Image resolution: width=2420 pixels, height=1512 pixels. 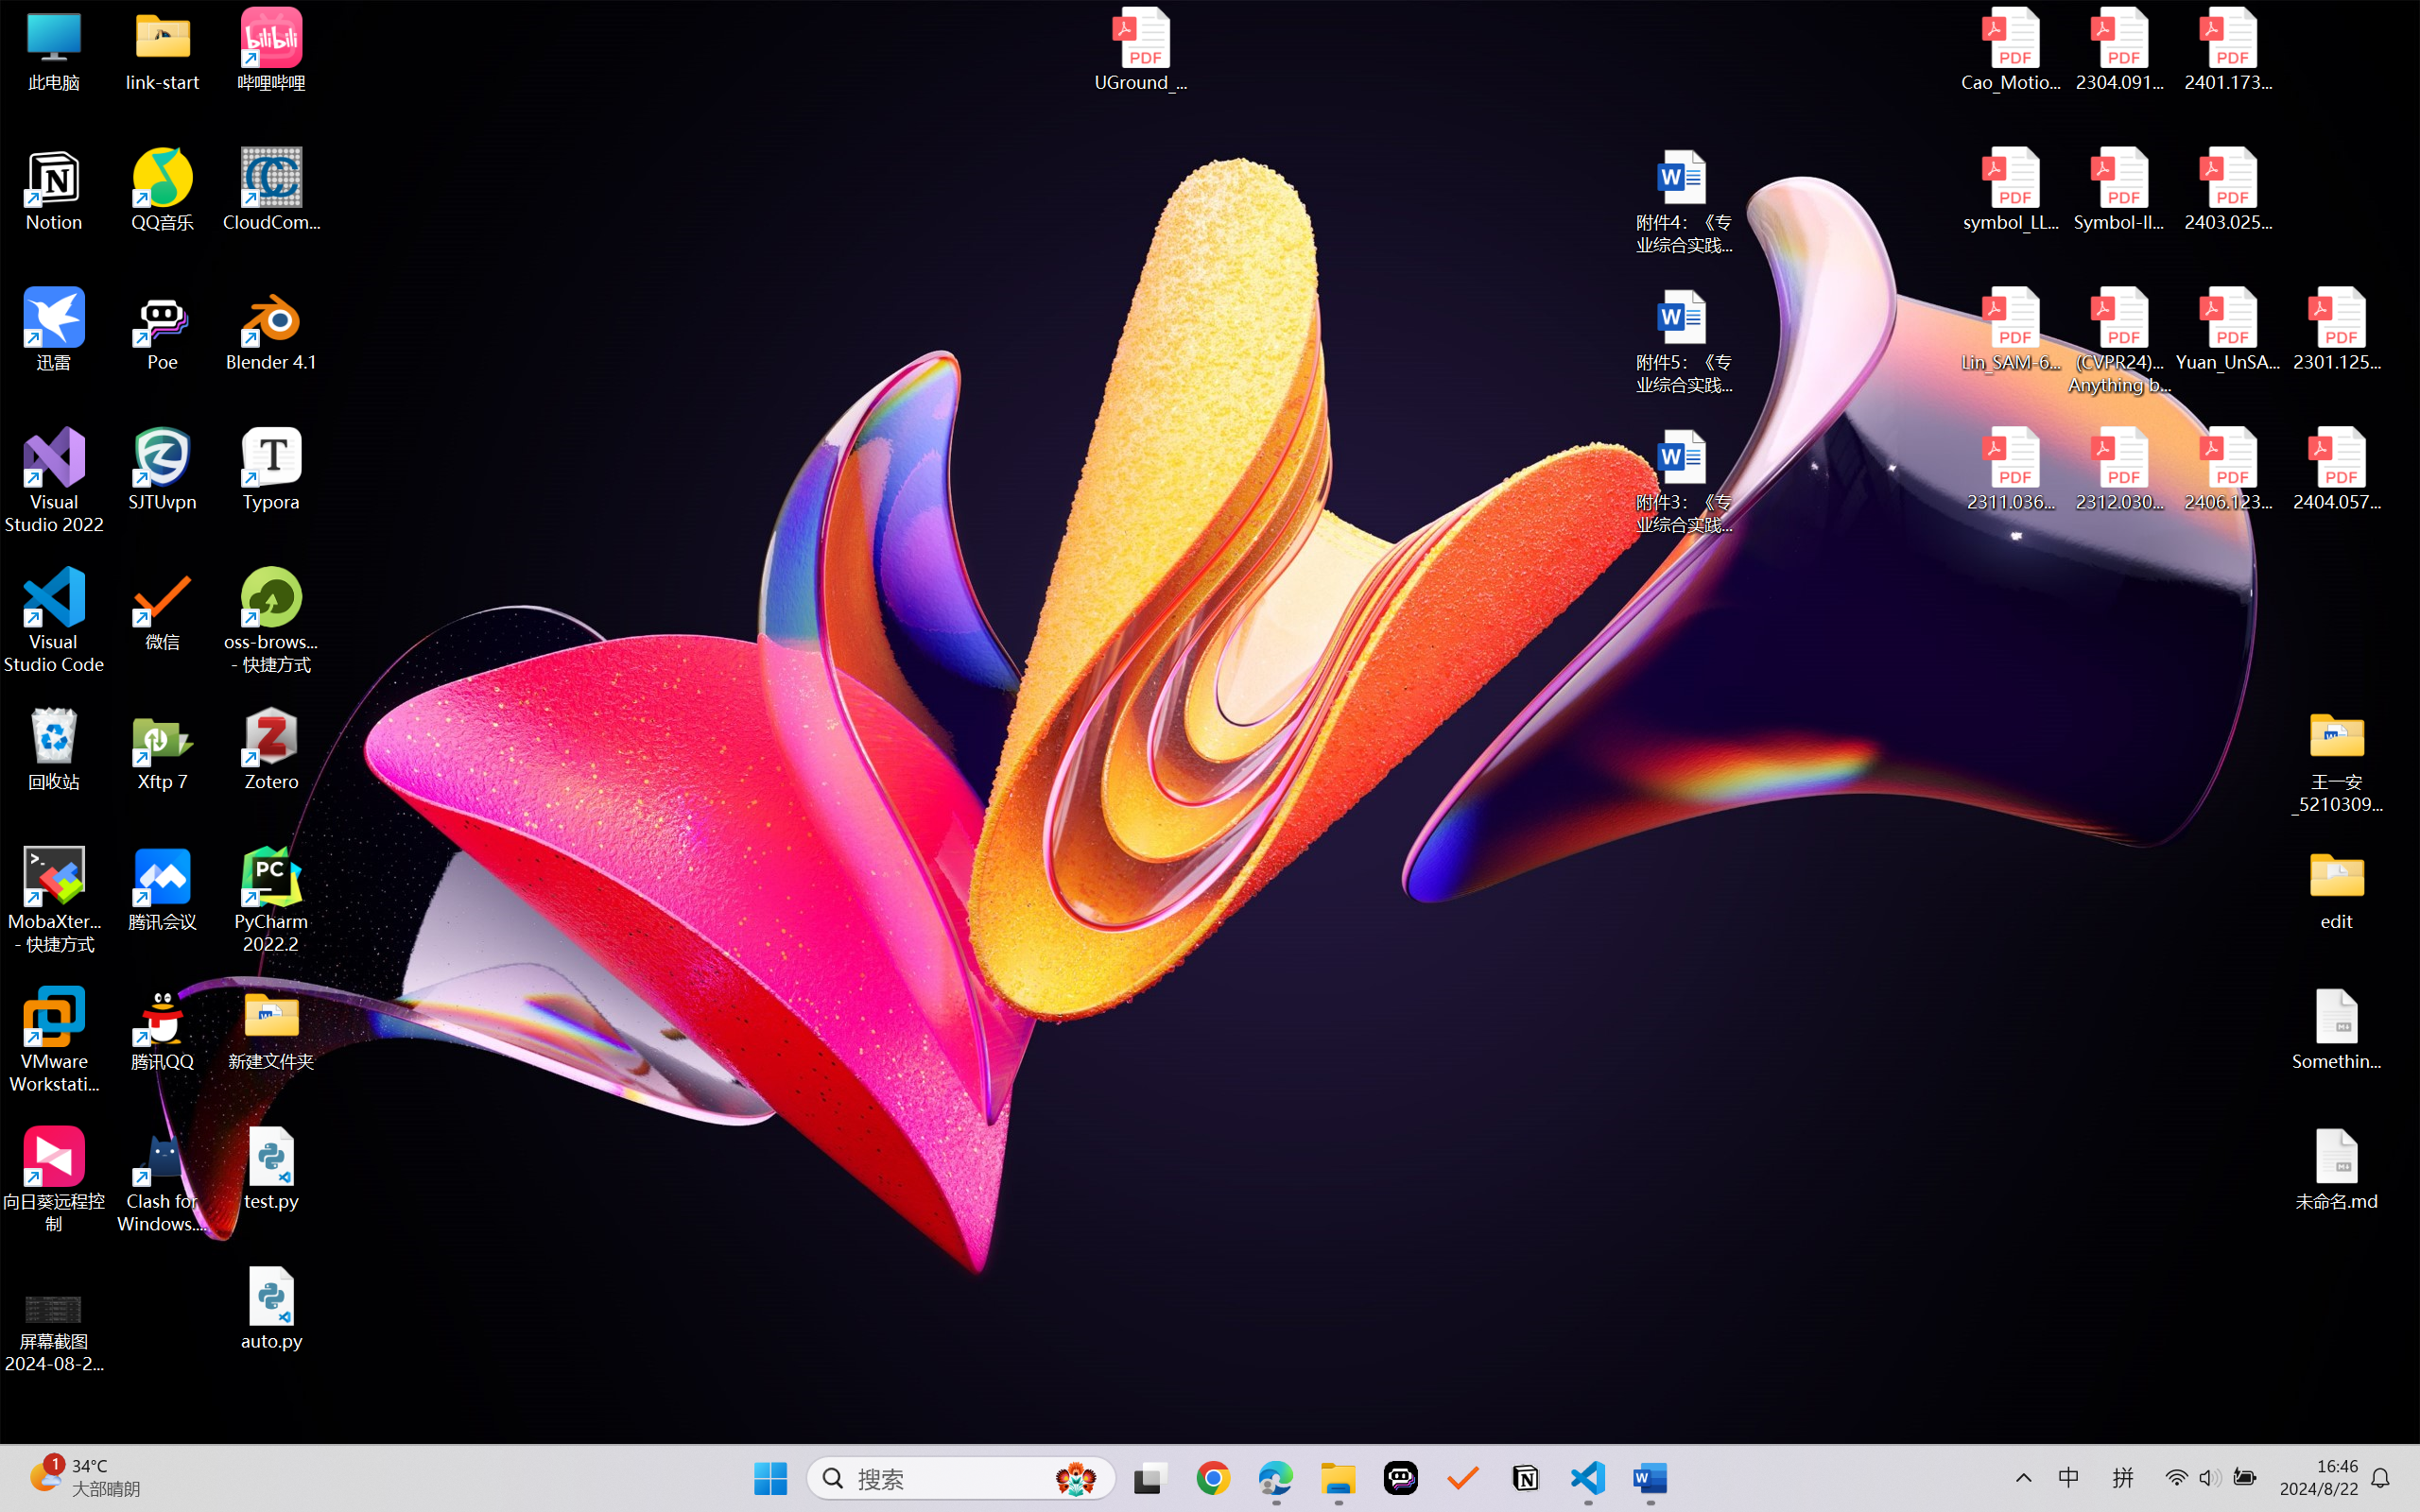 What do you see at coordinates (163, 469) in the screenshot?
I see `'SJTUvpn'` at bounding box center [163, 469].